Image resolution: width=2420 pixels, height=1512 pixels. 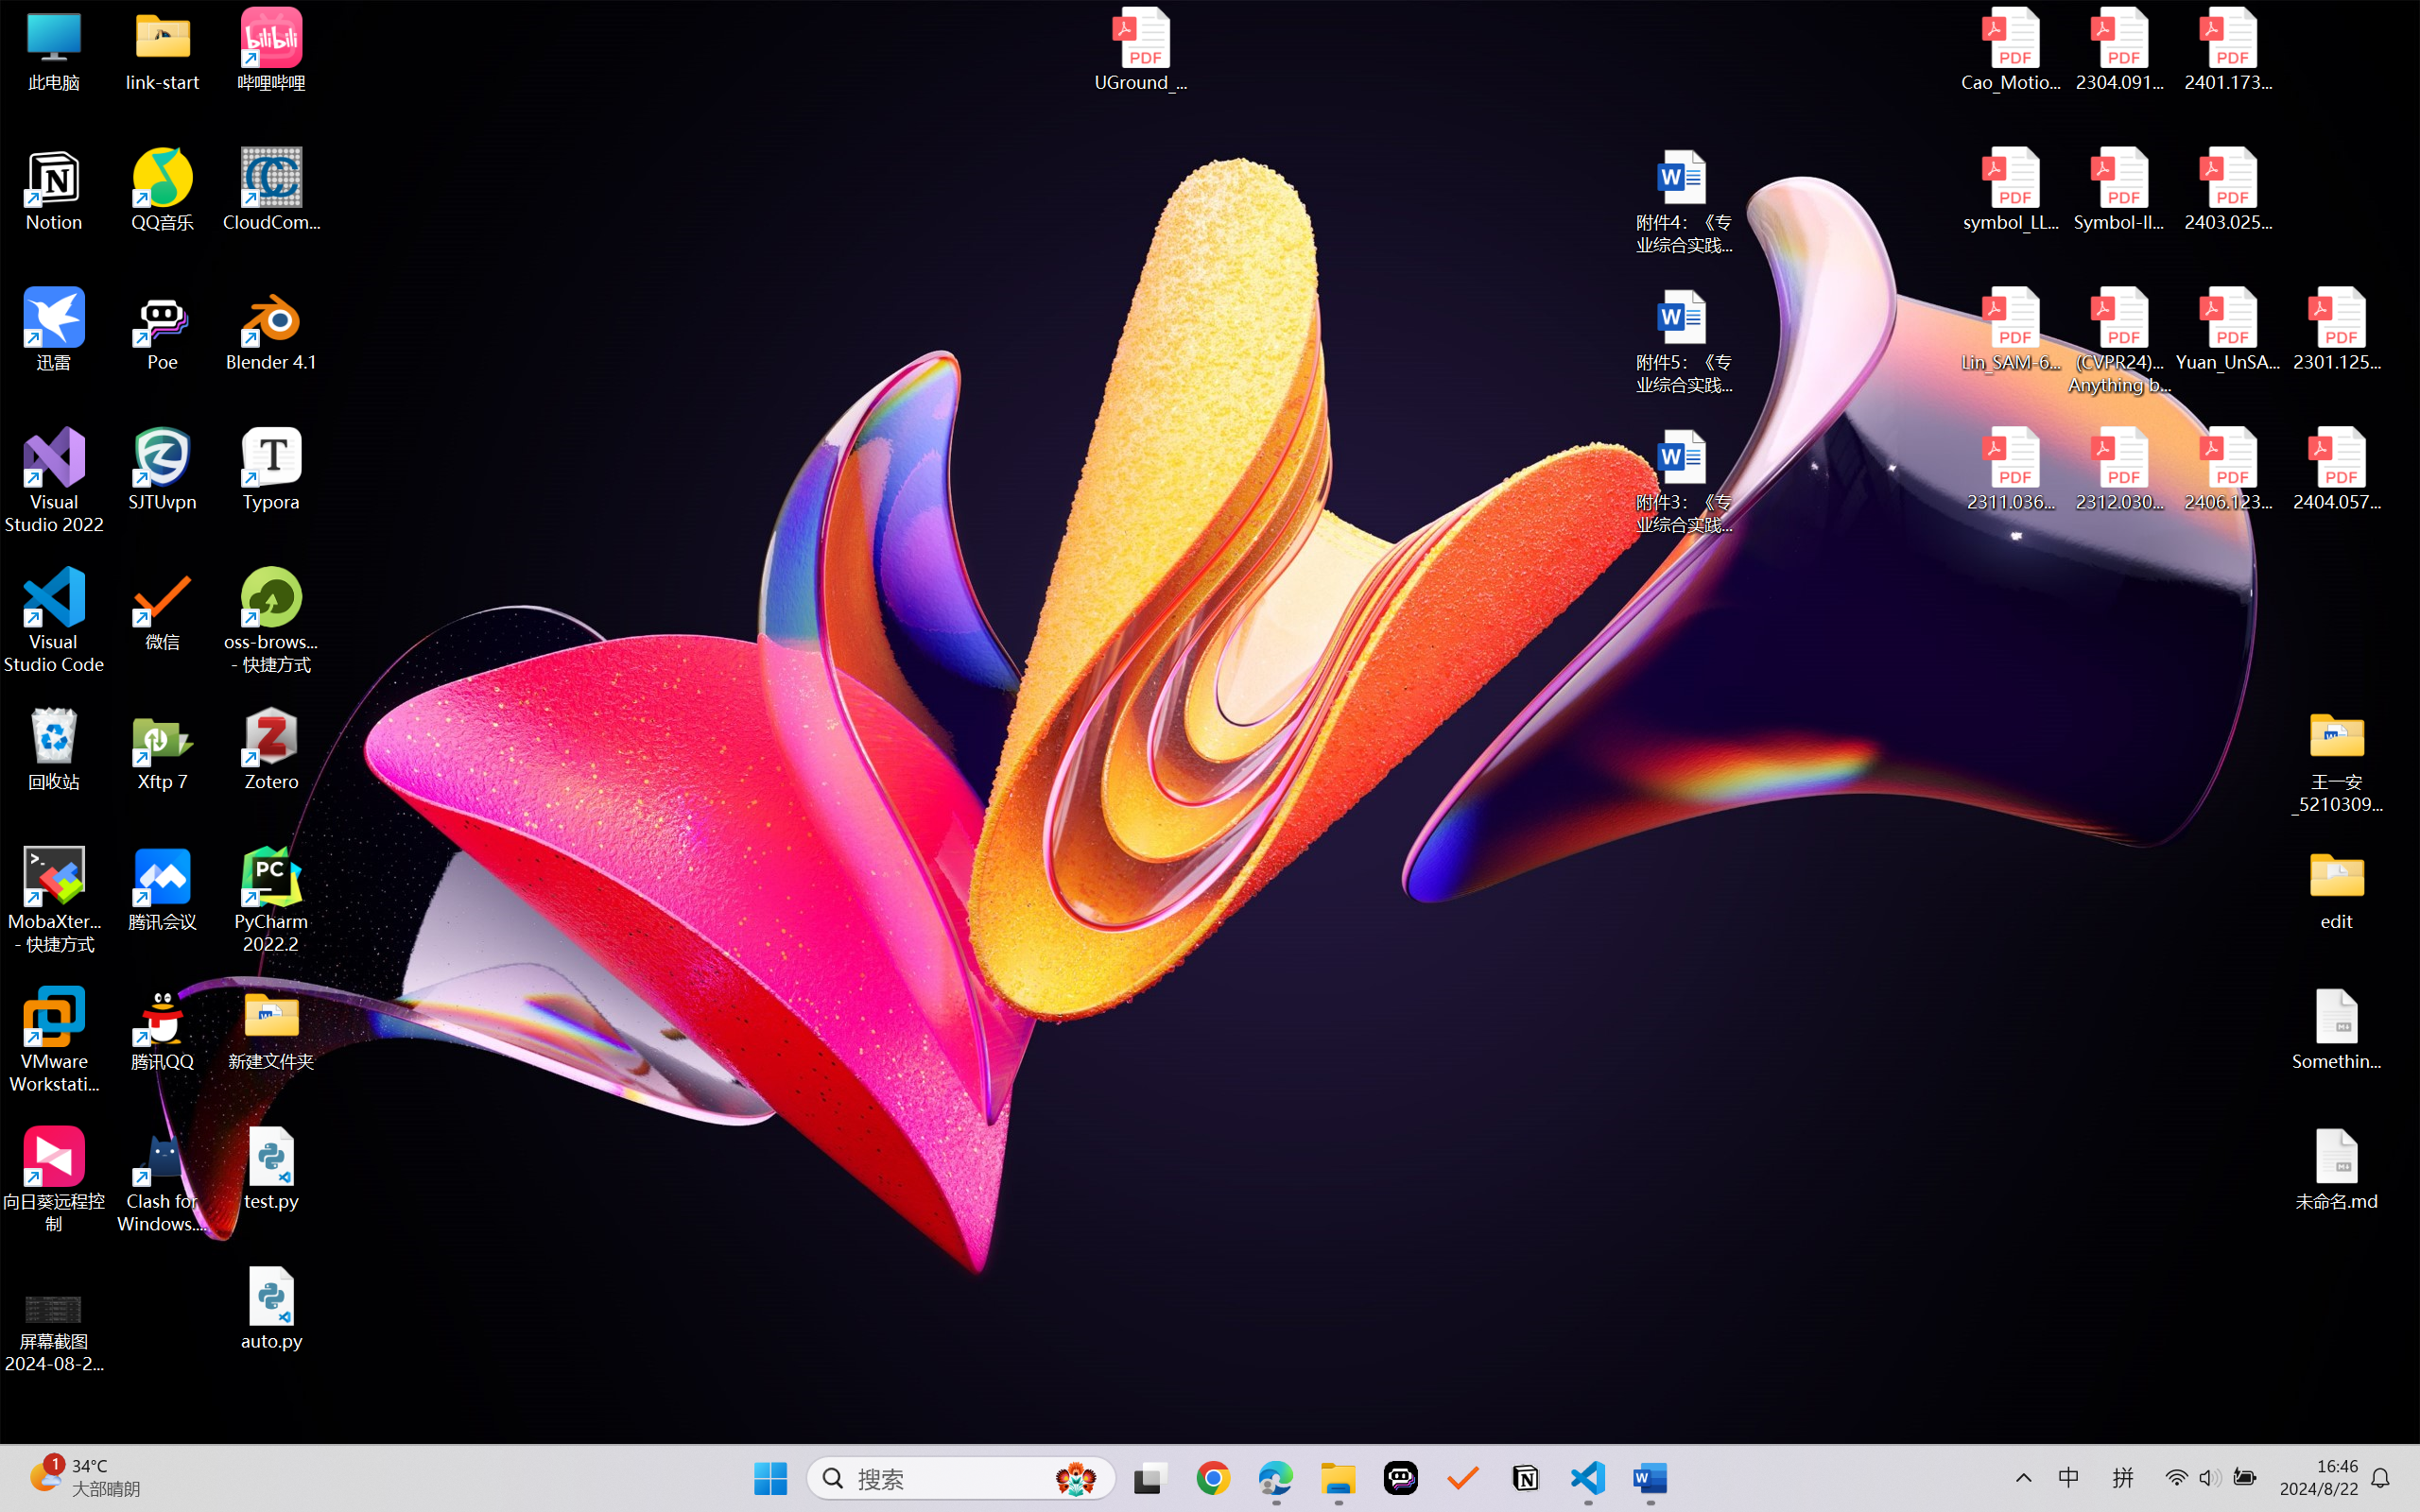 What do you see at coordinates (163, 469) in the screenshot?
I see `'SJTUvpn'` at bounding box center [163, 469].